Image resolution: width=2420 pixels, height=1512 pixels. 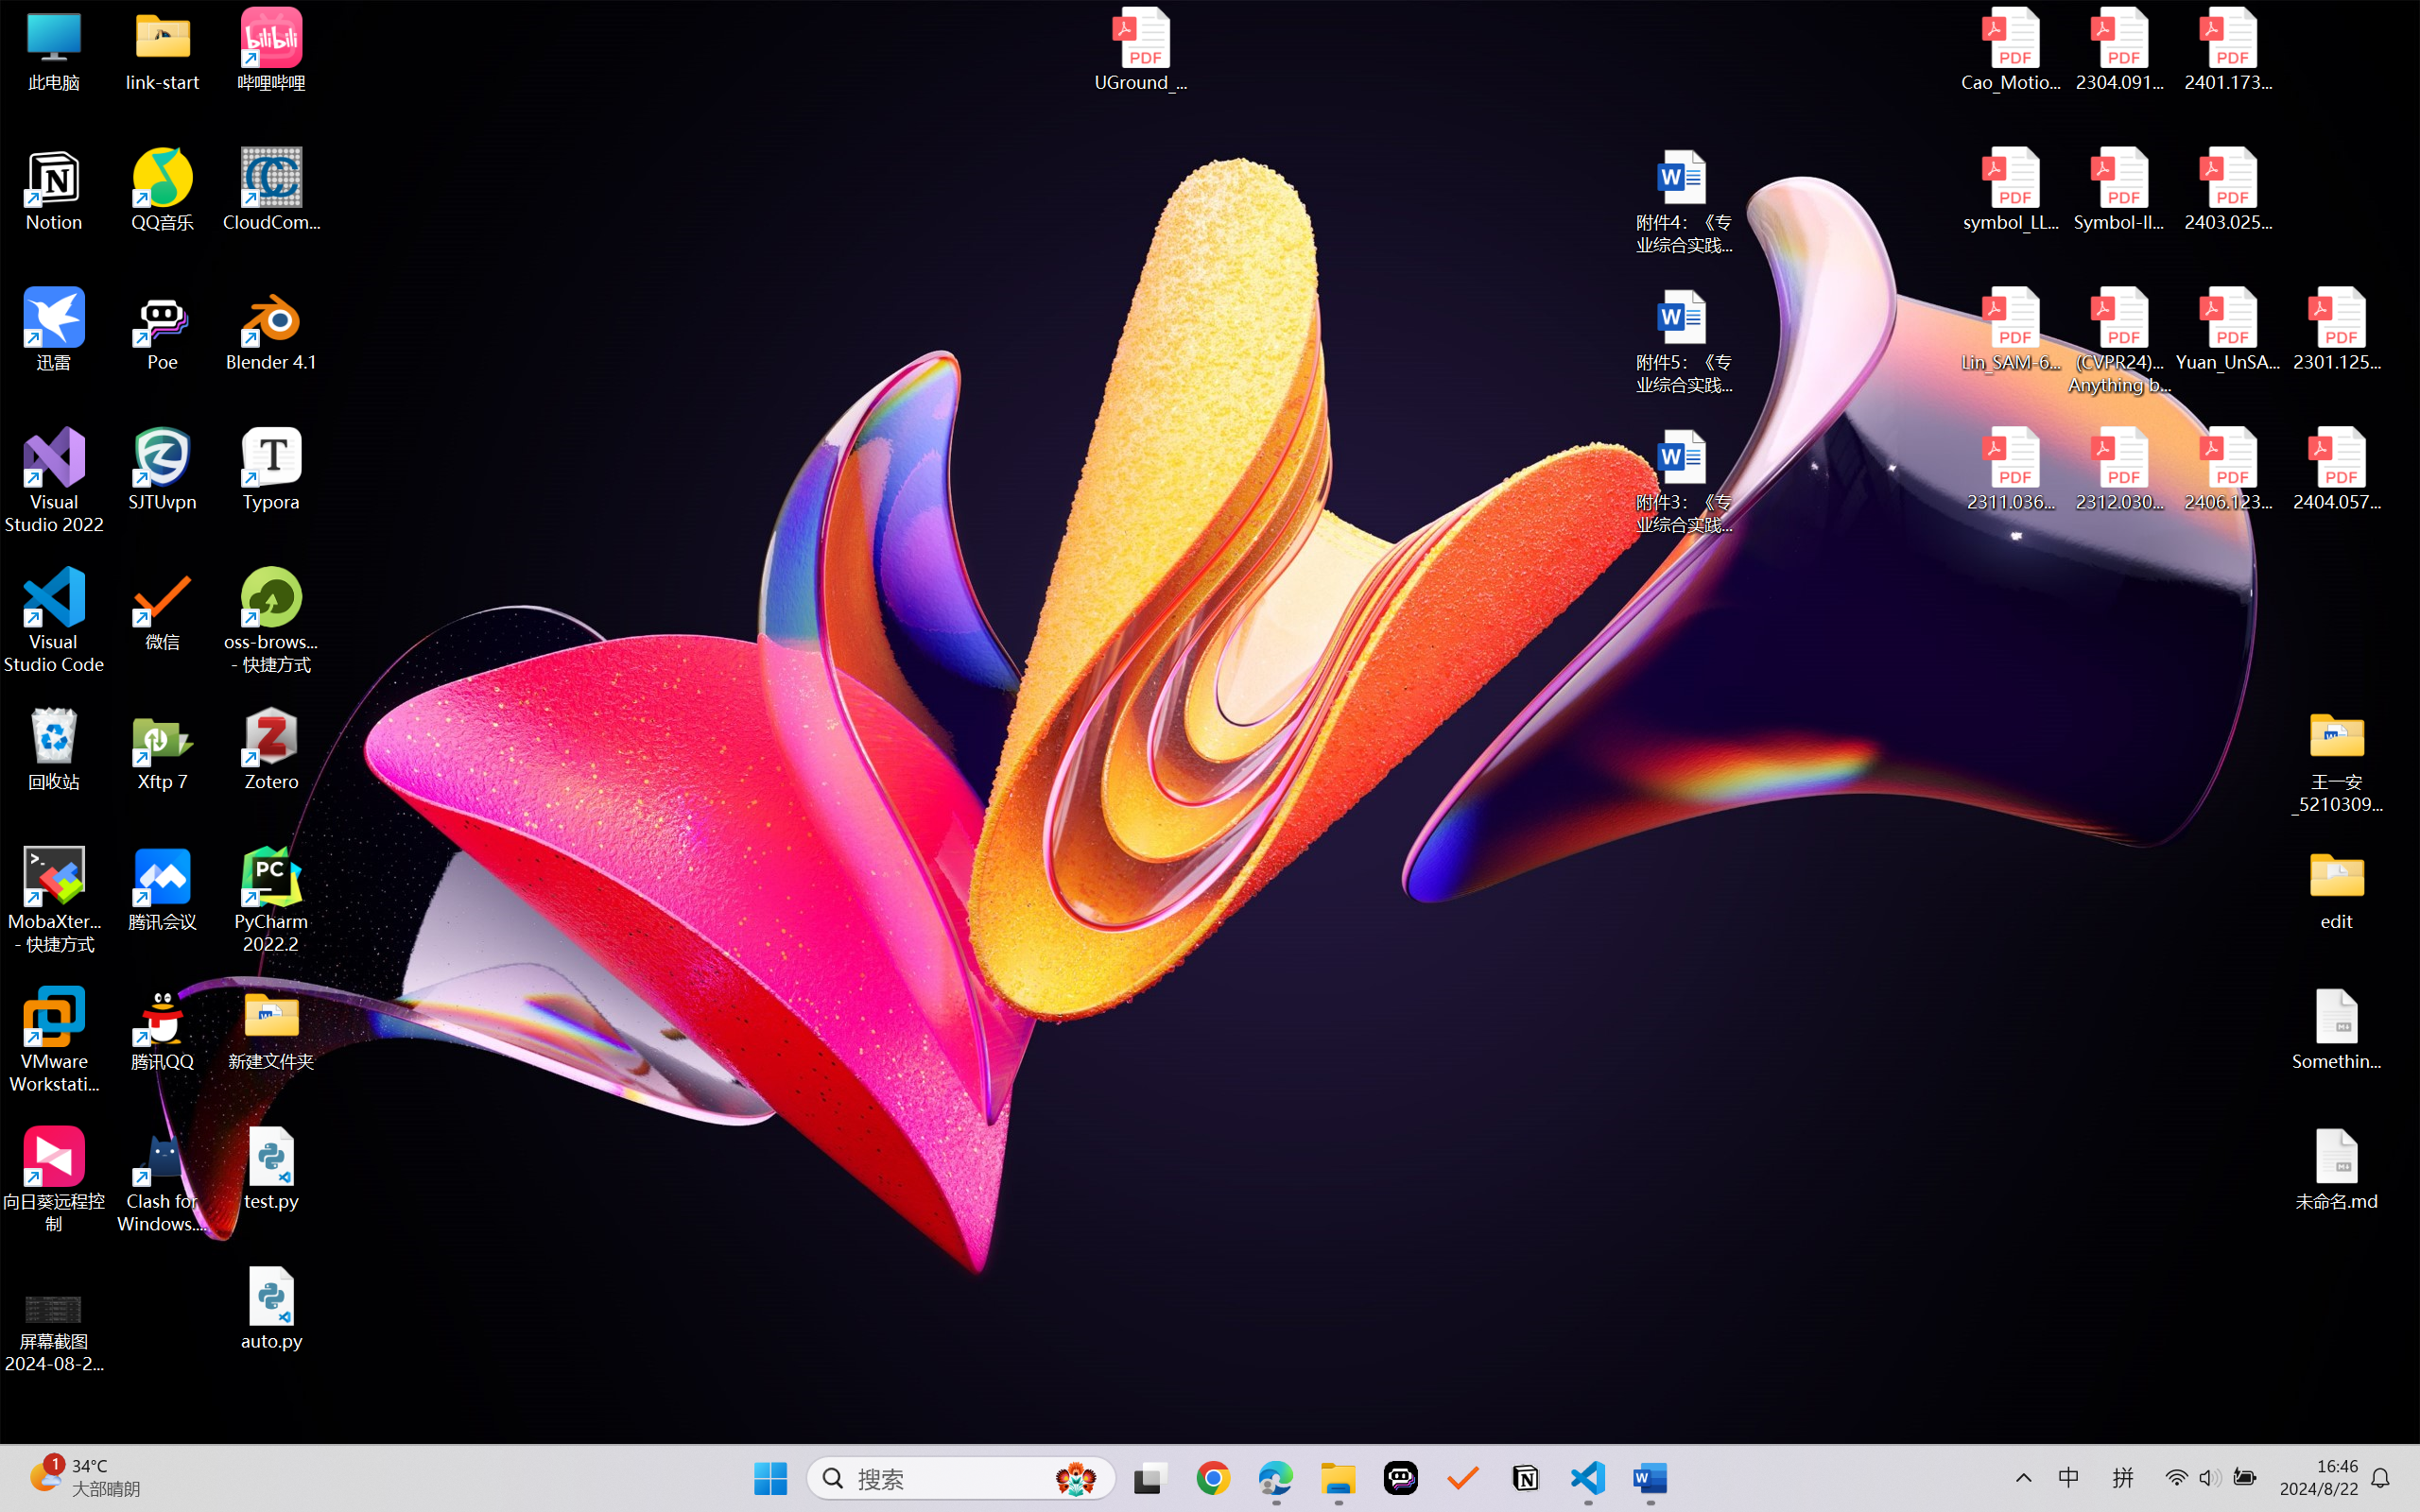 What do you see at coordinates (163, 469) in the screenshot?
I see `'SJTUvpn'` at bounding box center [163, 469].